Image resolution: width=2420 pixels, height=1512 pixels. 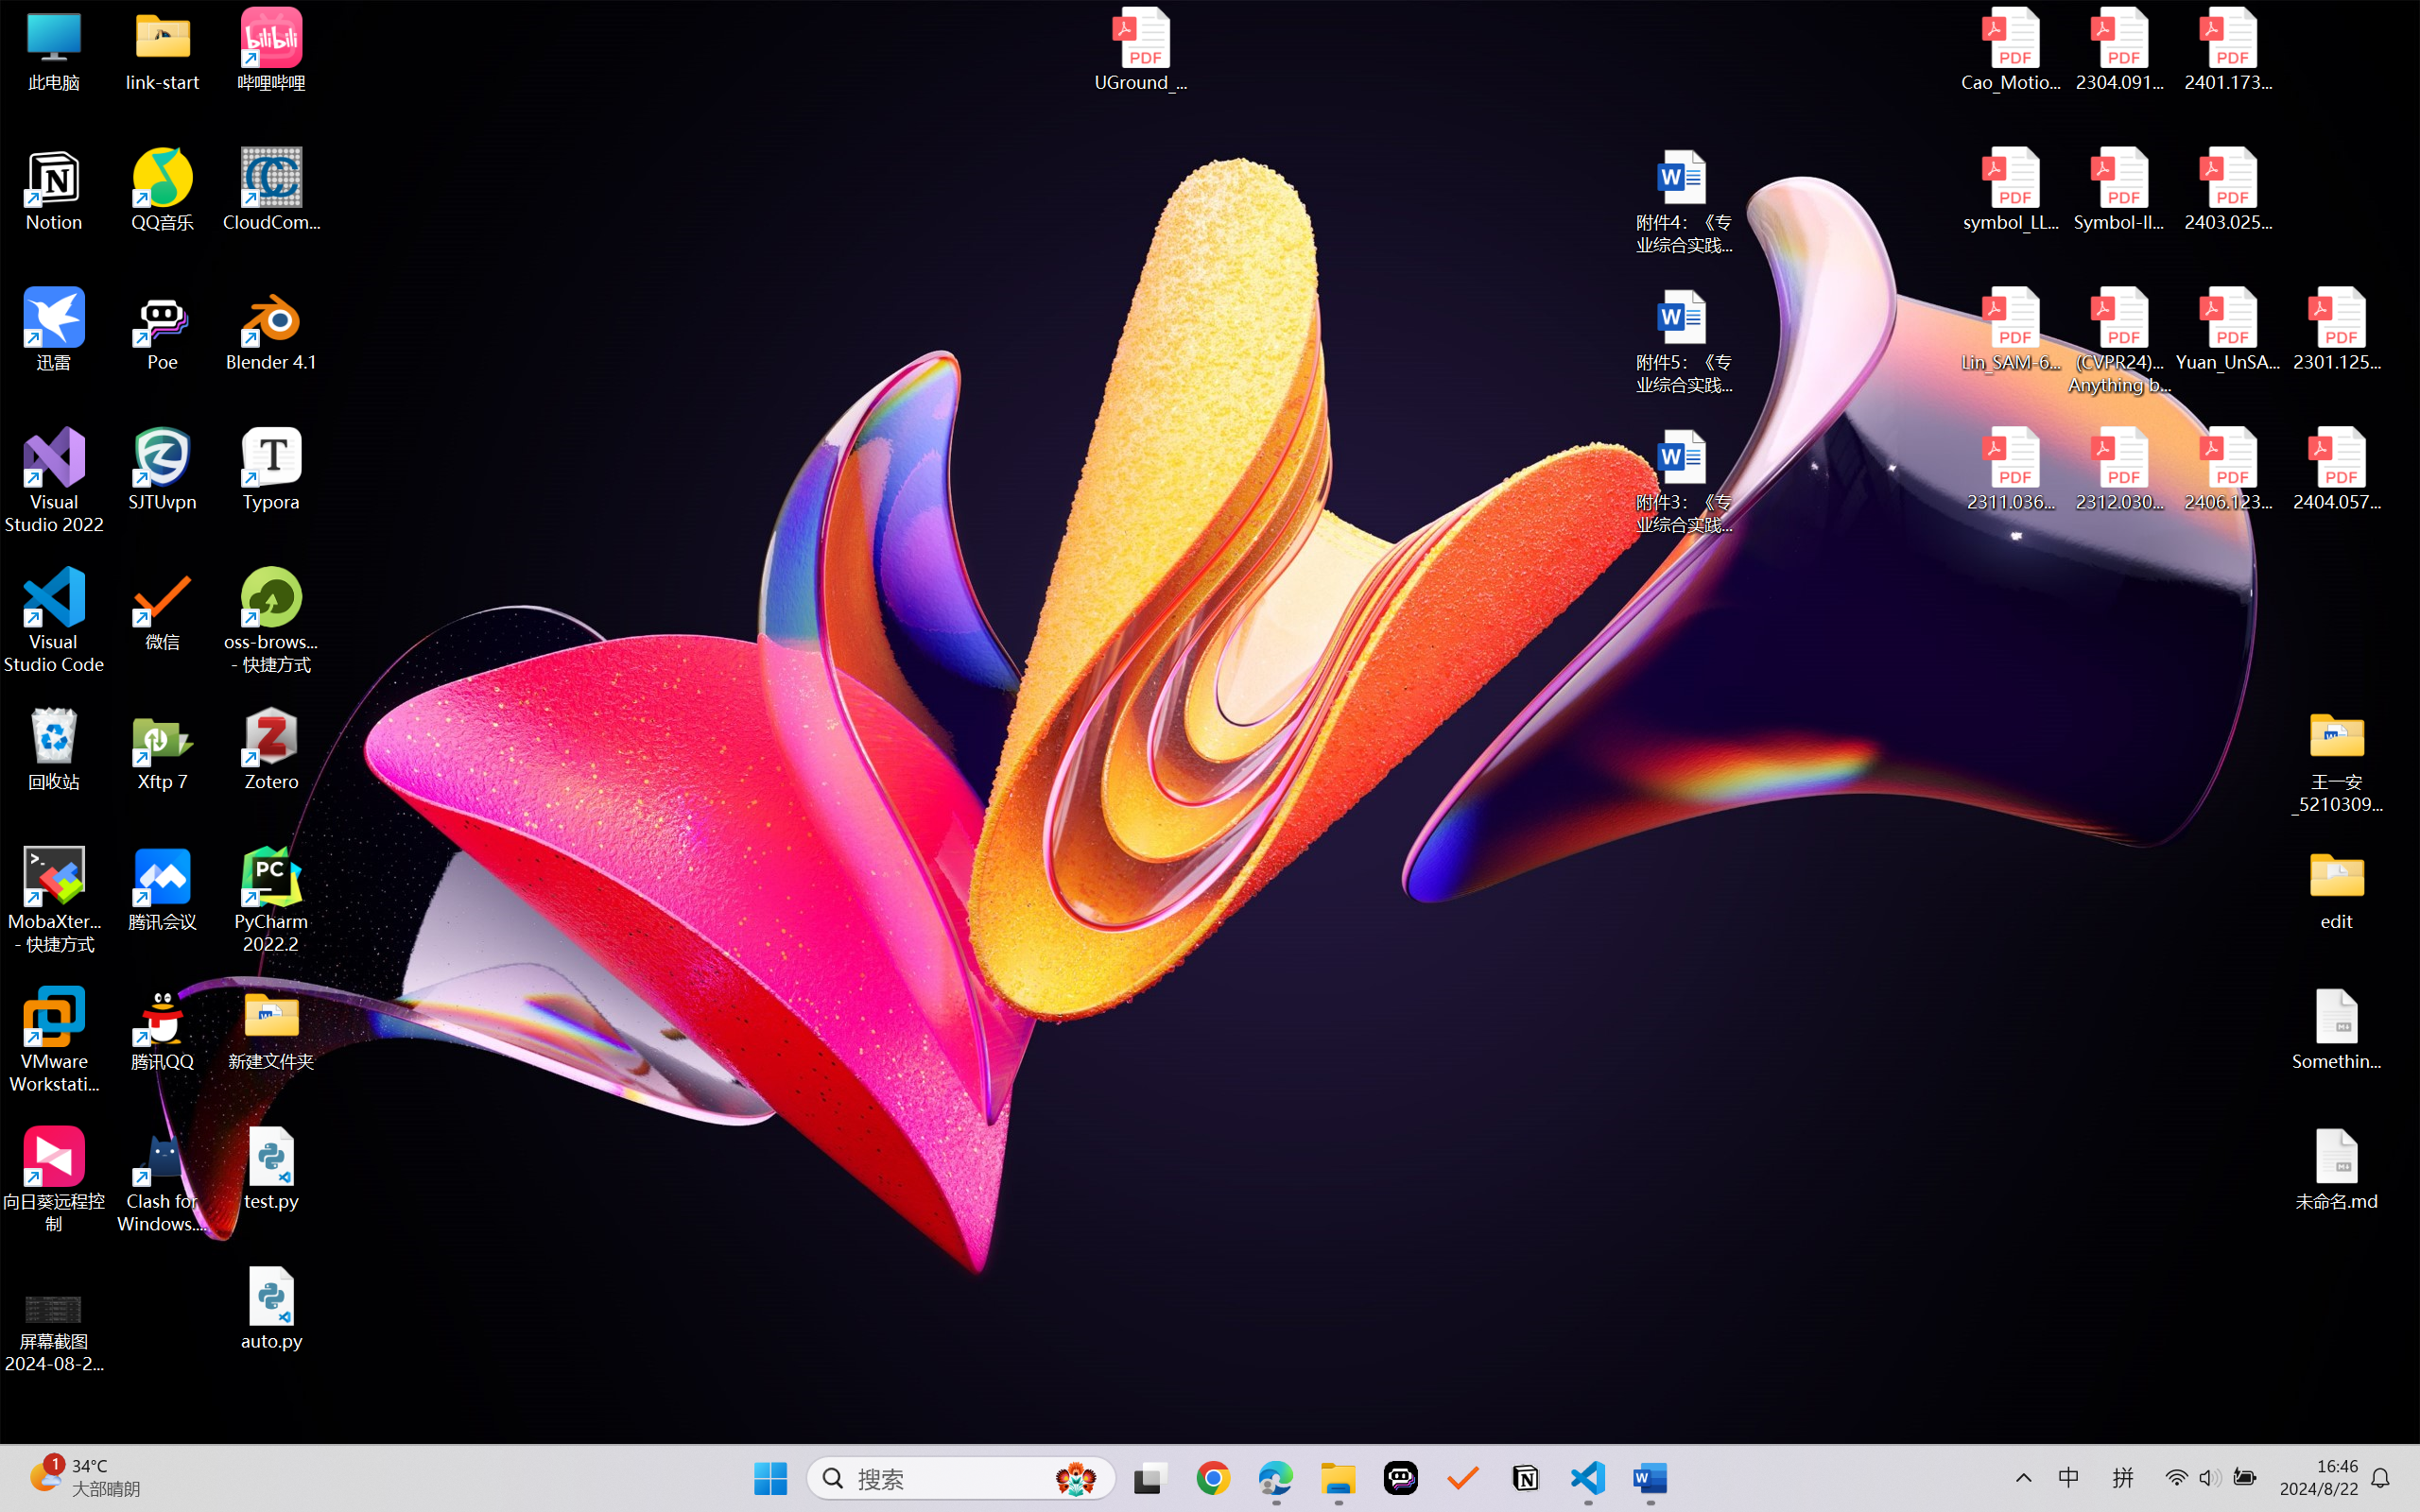 What do you see at coordinates (163, 469) in the screenshot?
I see `'SJTUvpn'` at bounding box center [163, 469].